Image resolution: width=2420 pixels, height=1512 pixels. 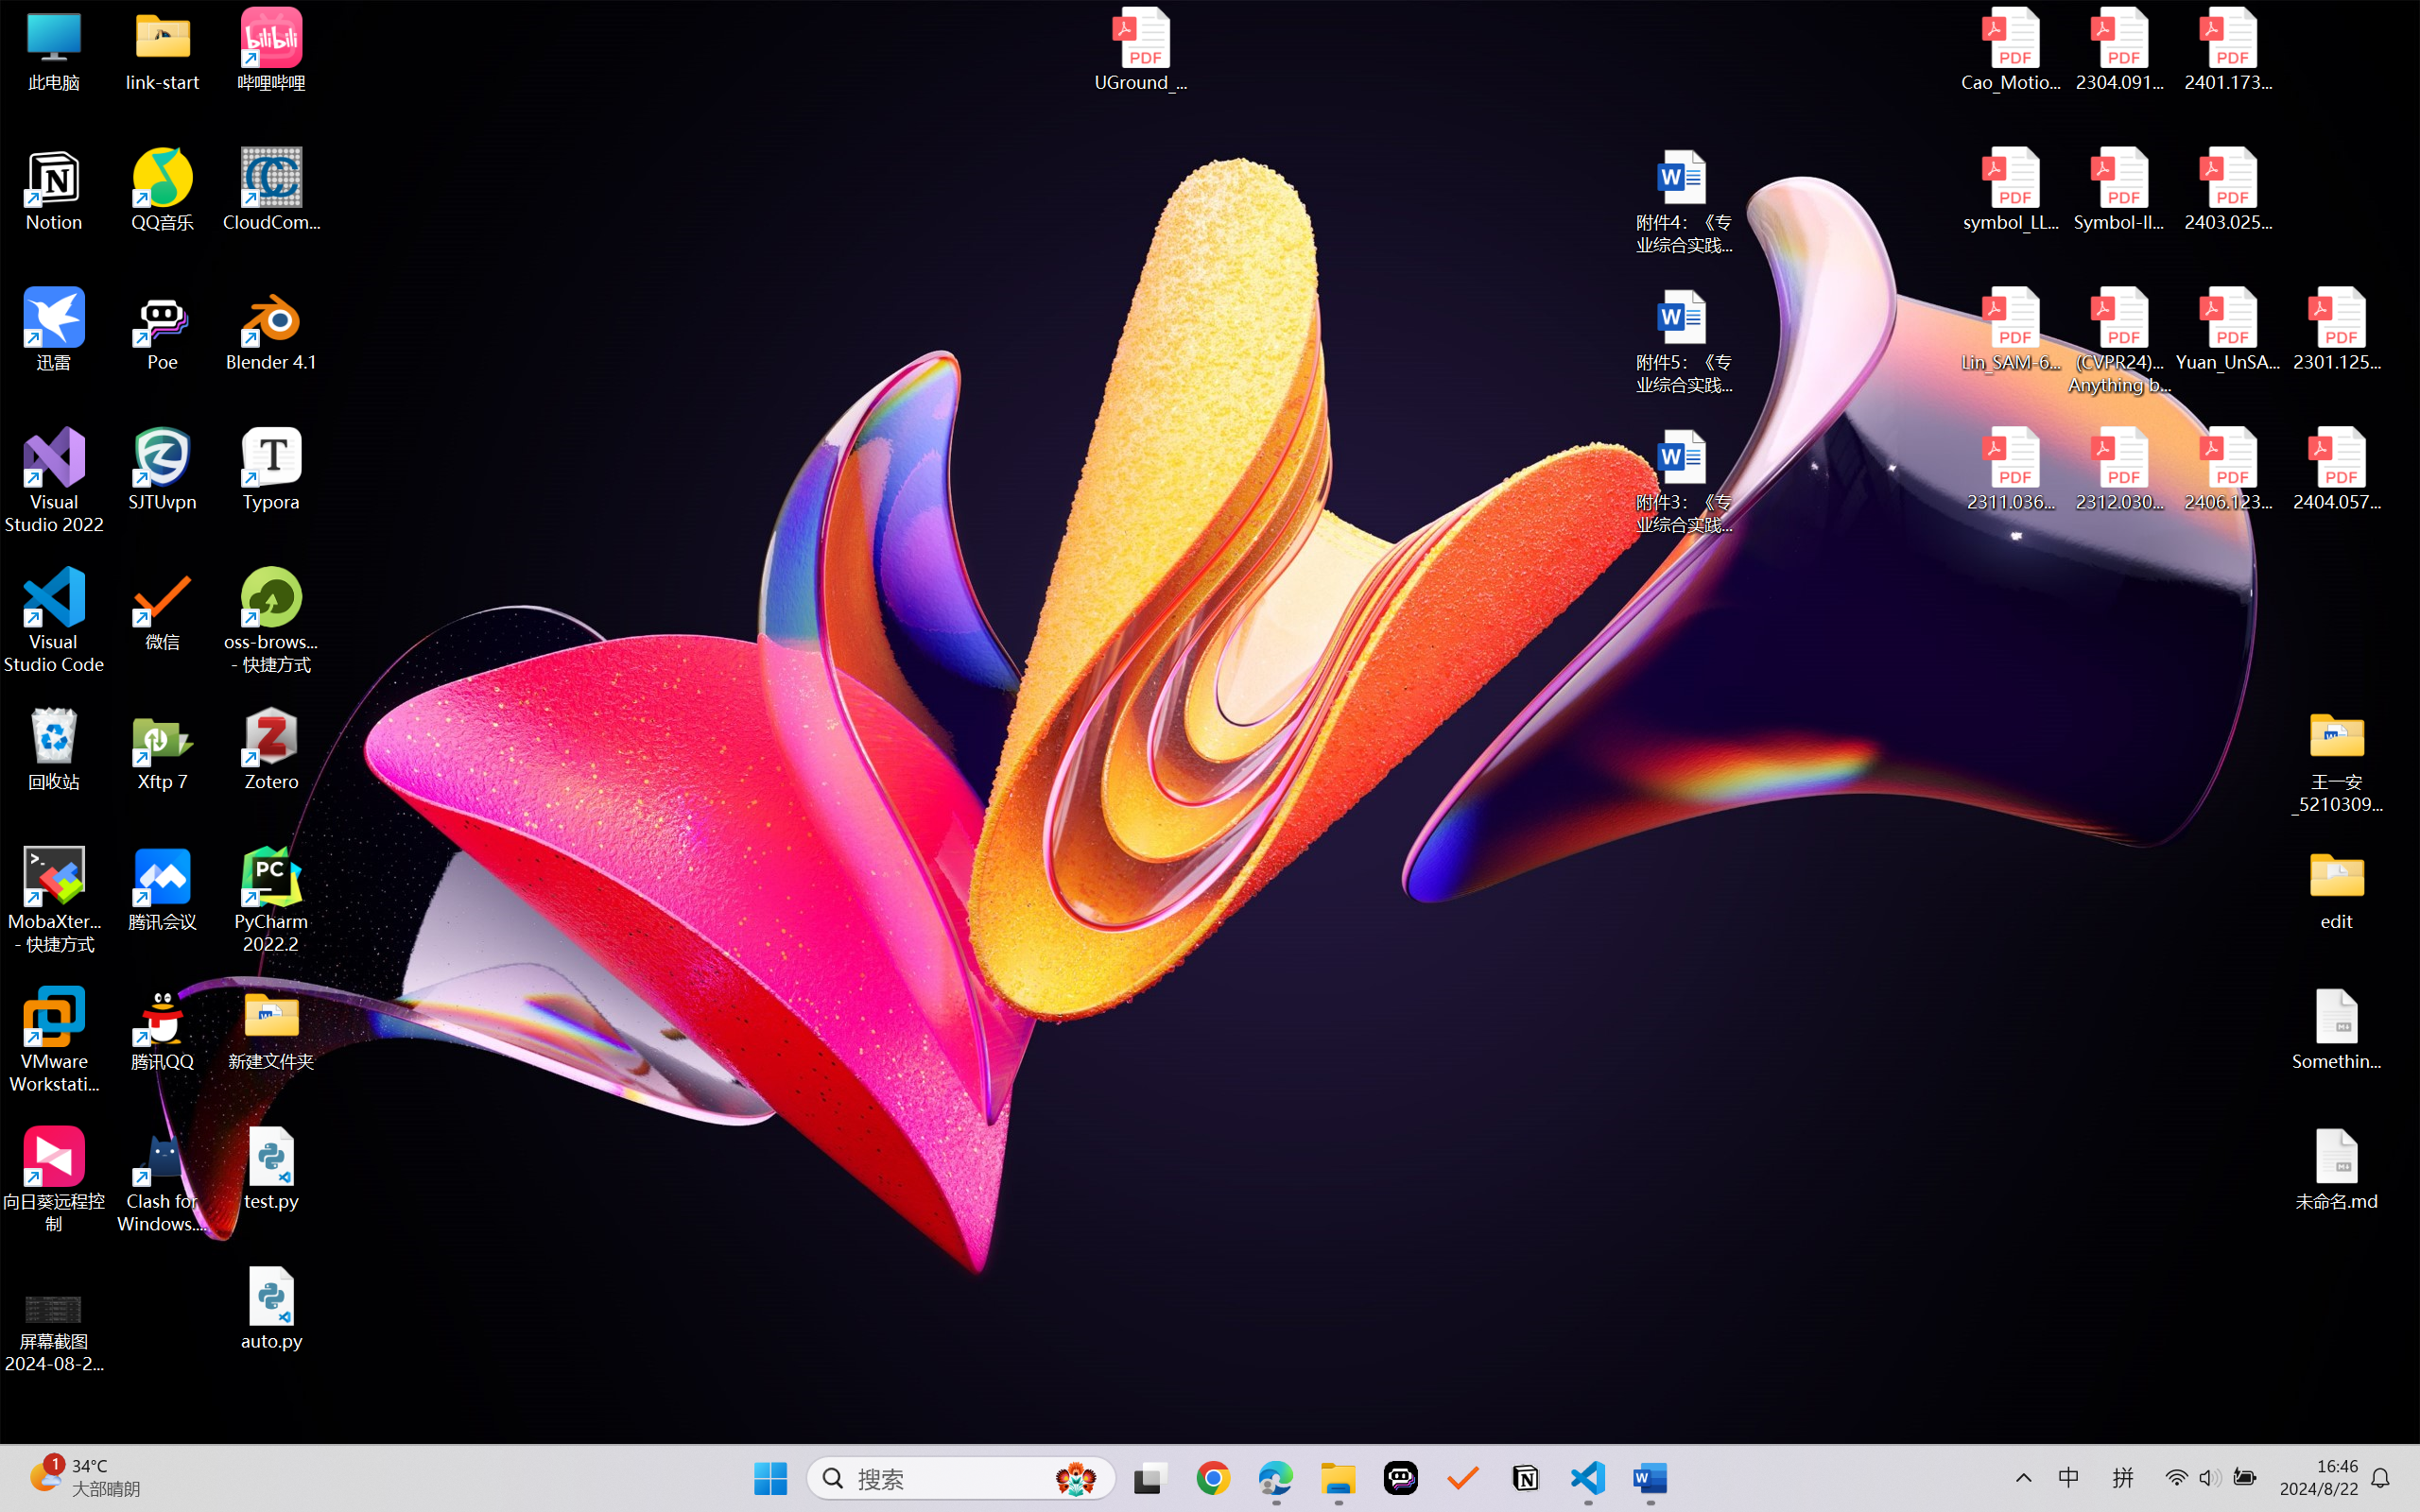 What do you see at coordinates (163, 469) in the screenshot?
I see `'SJTUvpn'` at bounding box center [163, 469].